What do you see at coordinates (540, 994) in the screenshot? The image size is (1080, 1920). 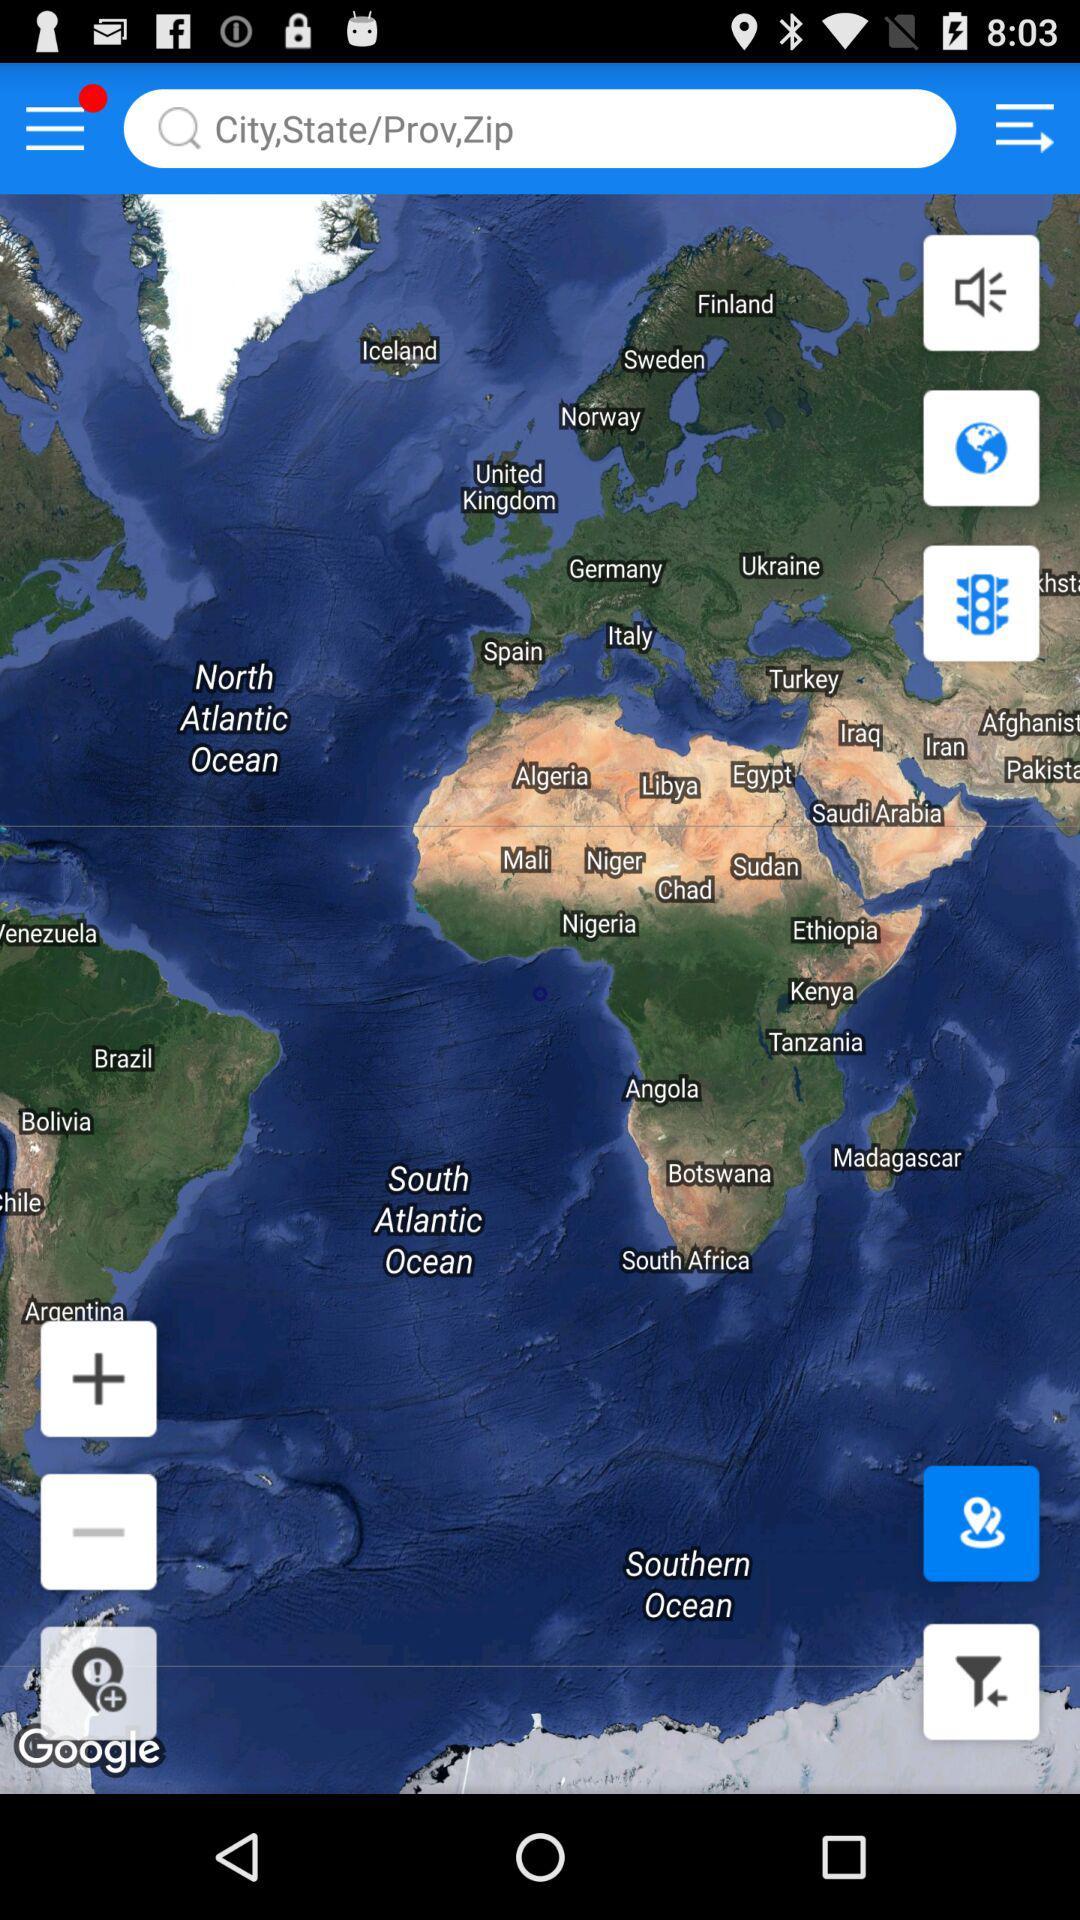 I see `the item at the center` at bounding box center [540, 994].